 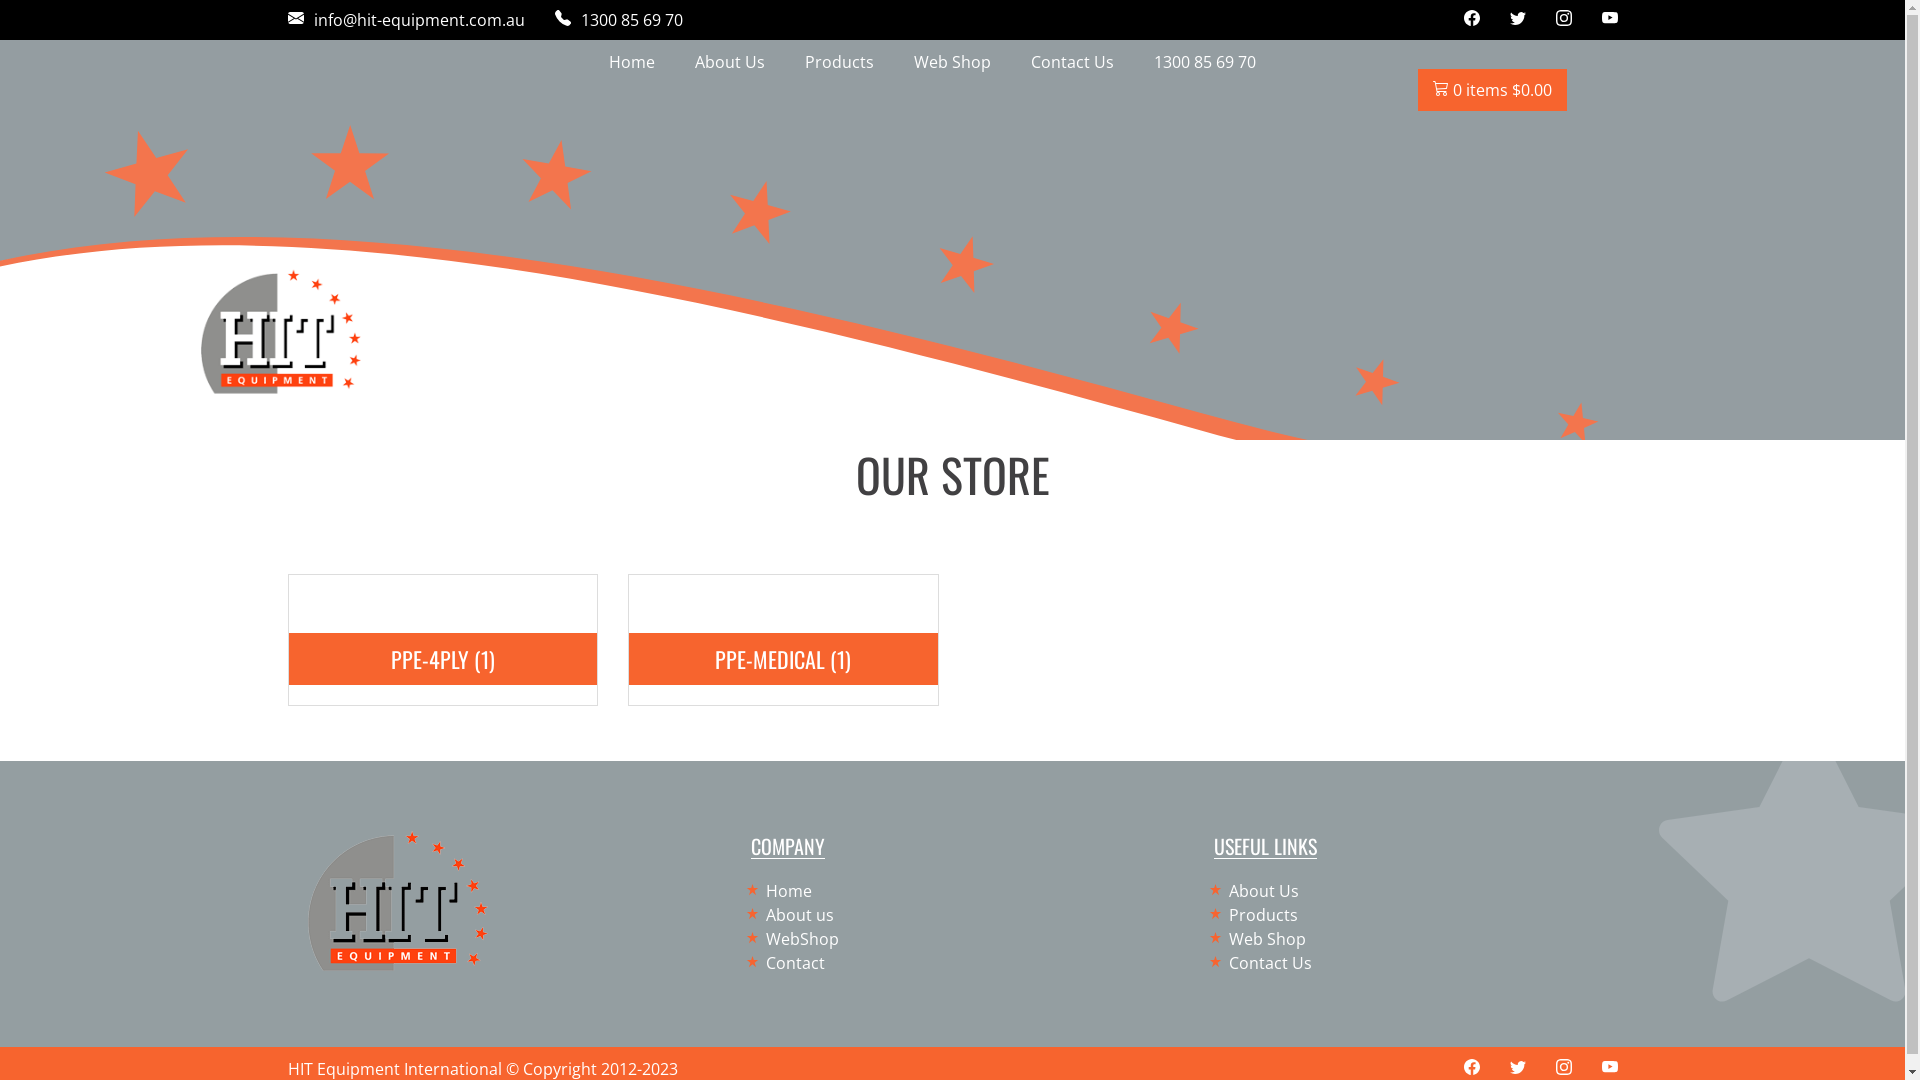 What do you see at coordinates (1071, 60) in the screenshot?
I see `'Contact Us'` at bounding box center [1071, 60].